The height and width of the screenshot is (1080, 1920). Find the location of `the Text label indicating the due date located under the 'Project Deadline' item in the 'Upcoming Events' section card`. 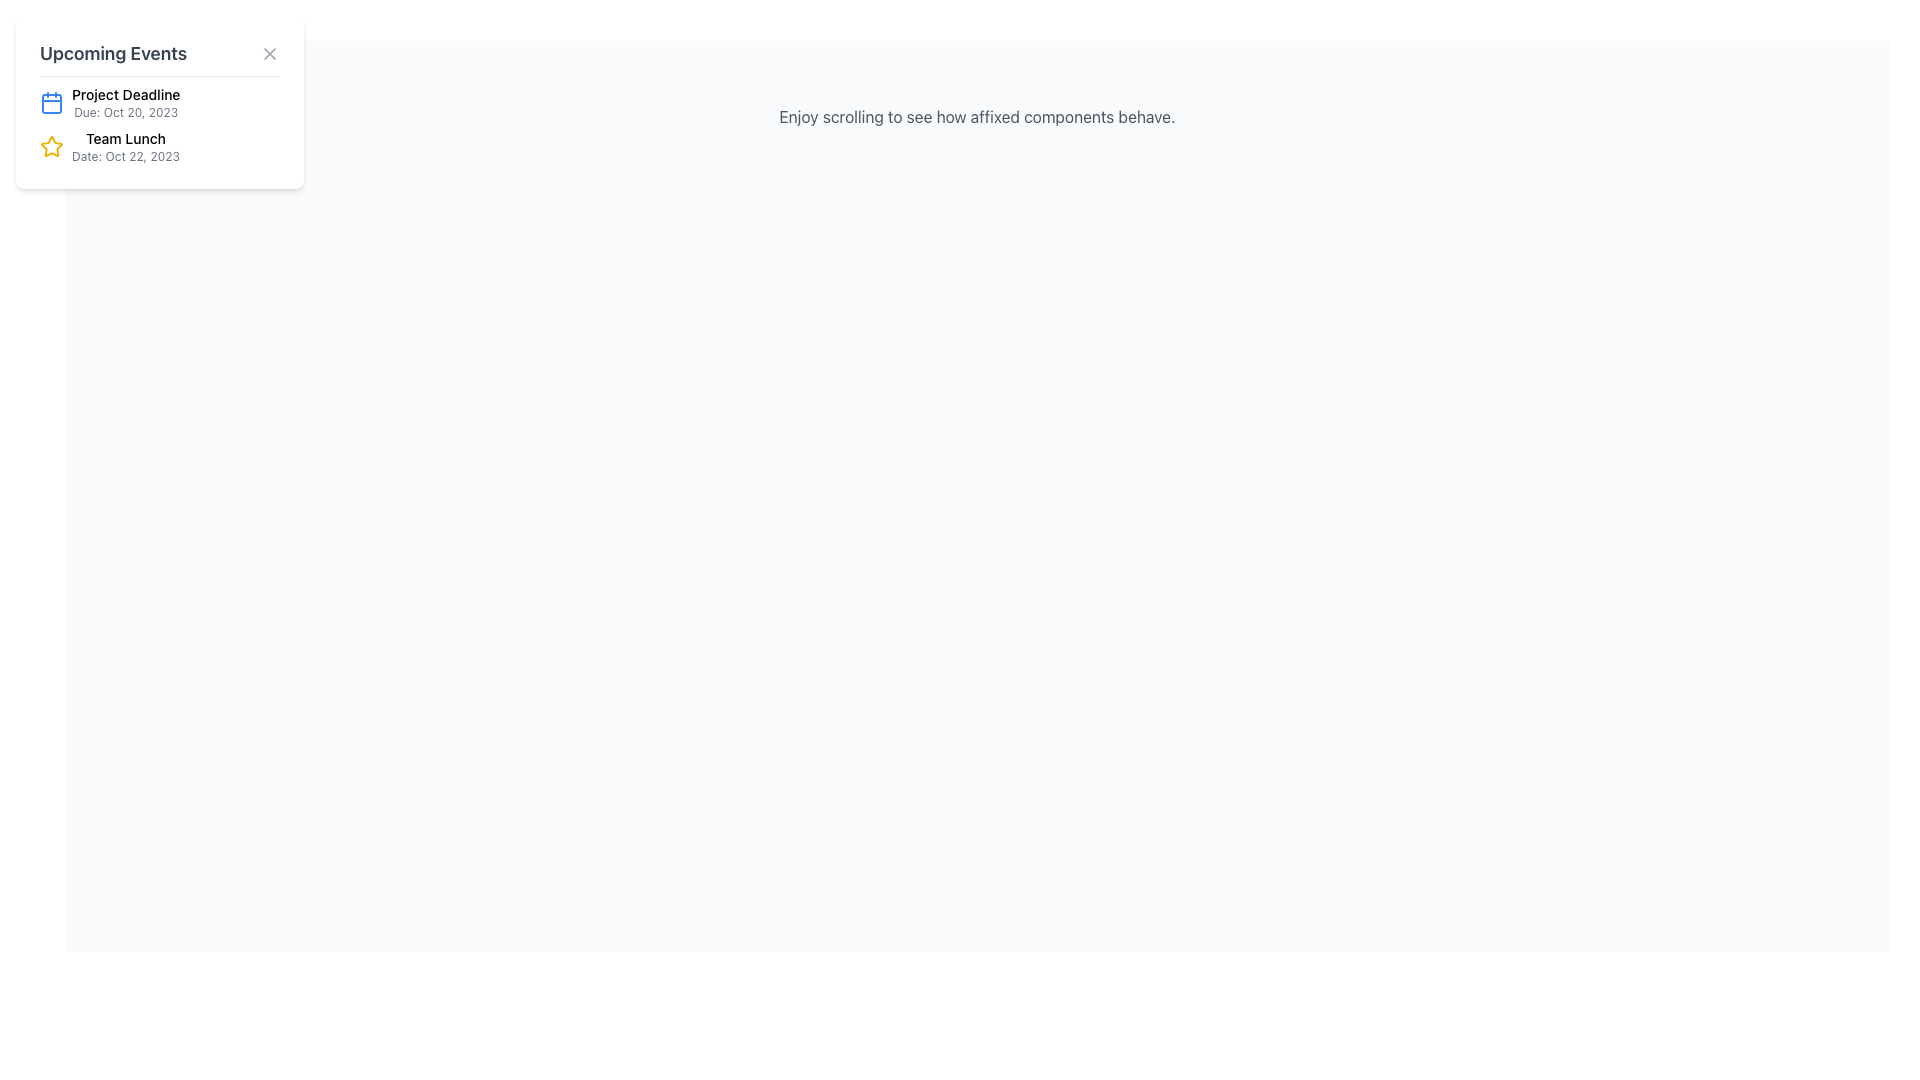

the Text label indicating the due date located under the 'Project Deadline' item in the 'Upcoming Events' section card is located at coordinates (125, 112).